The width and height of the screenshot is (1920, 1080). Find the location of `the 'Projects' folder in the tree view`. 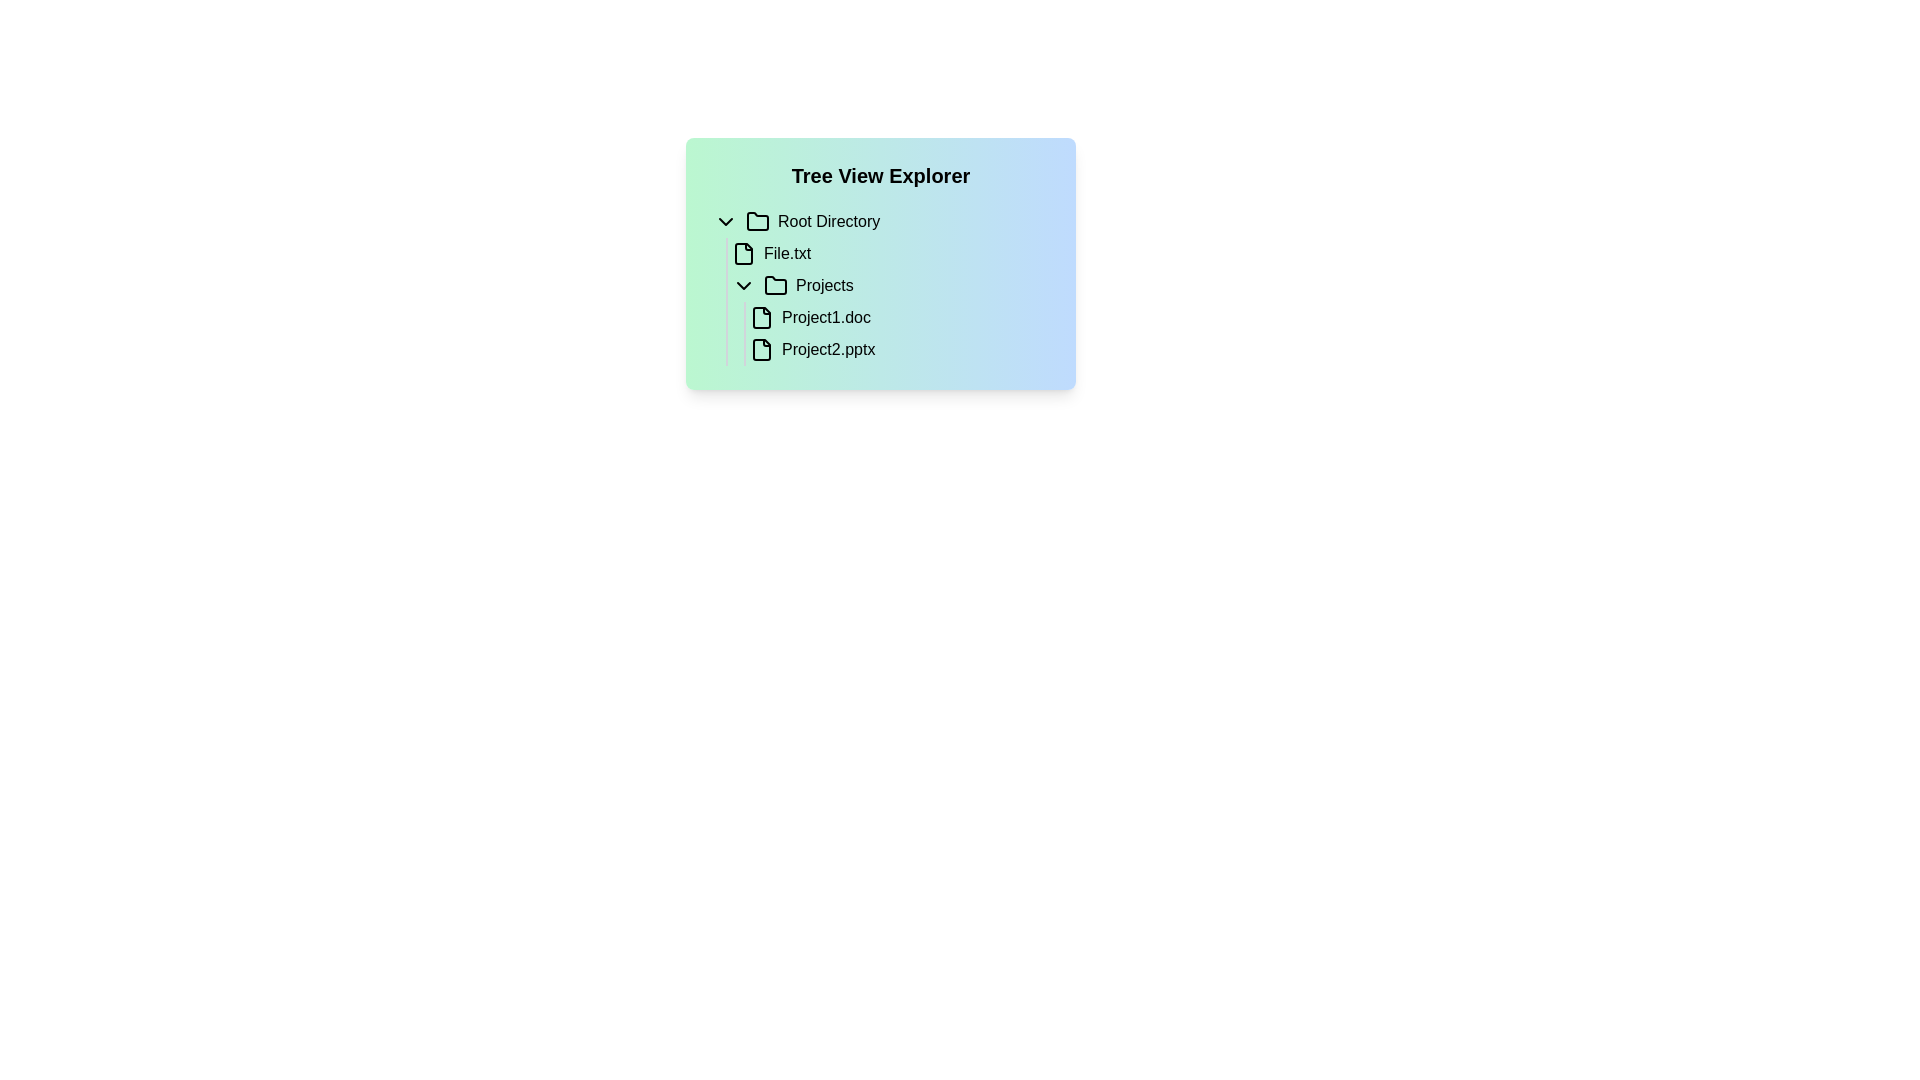

the 'Projects' folder in the tree view is located at coordinates (888, 285).